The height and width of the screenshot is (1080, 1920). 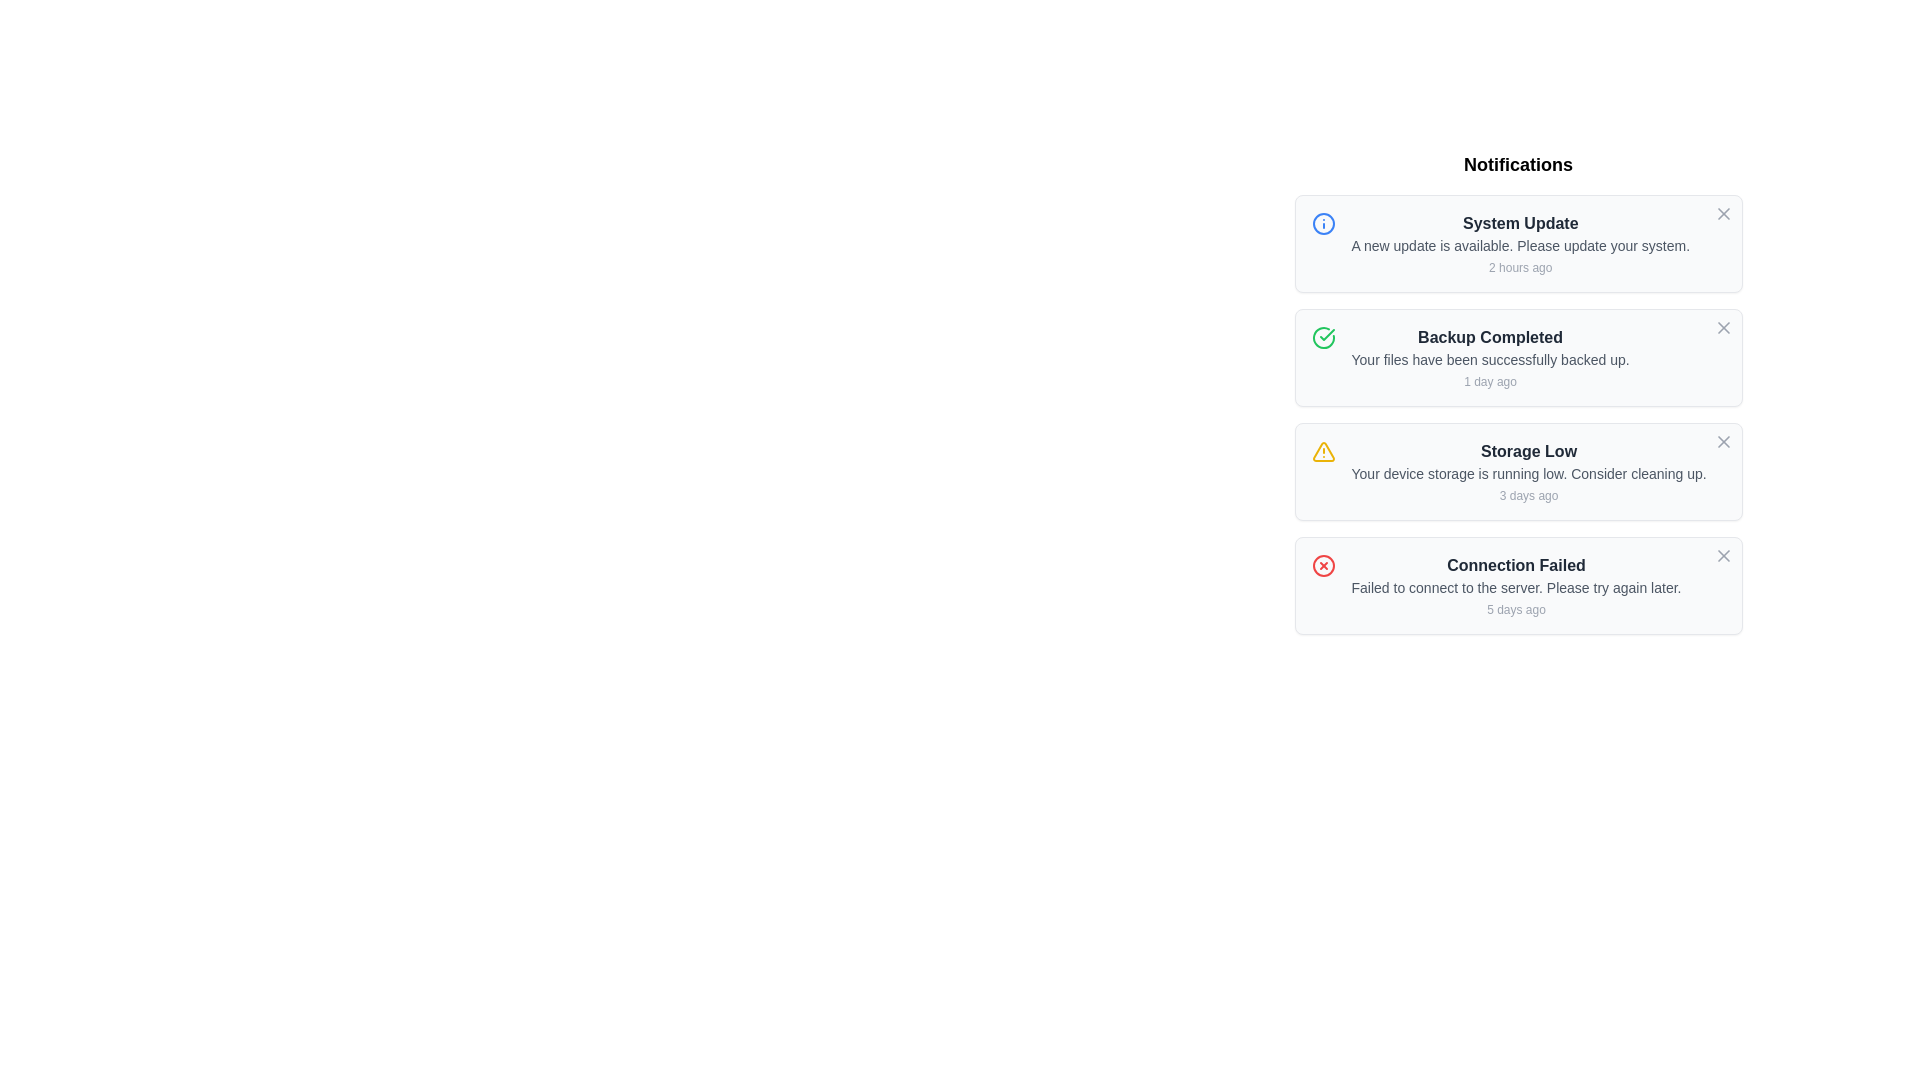 What do you see at coordinates (1489, 357) in the screenshot?
I see `the Text Display element that shows 'Backup Completed' to focus on it` at bounding box center [1489, 357].